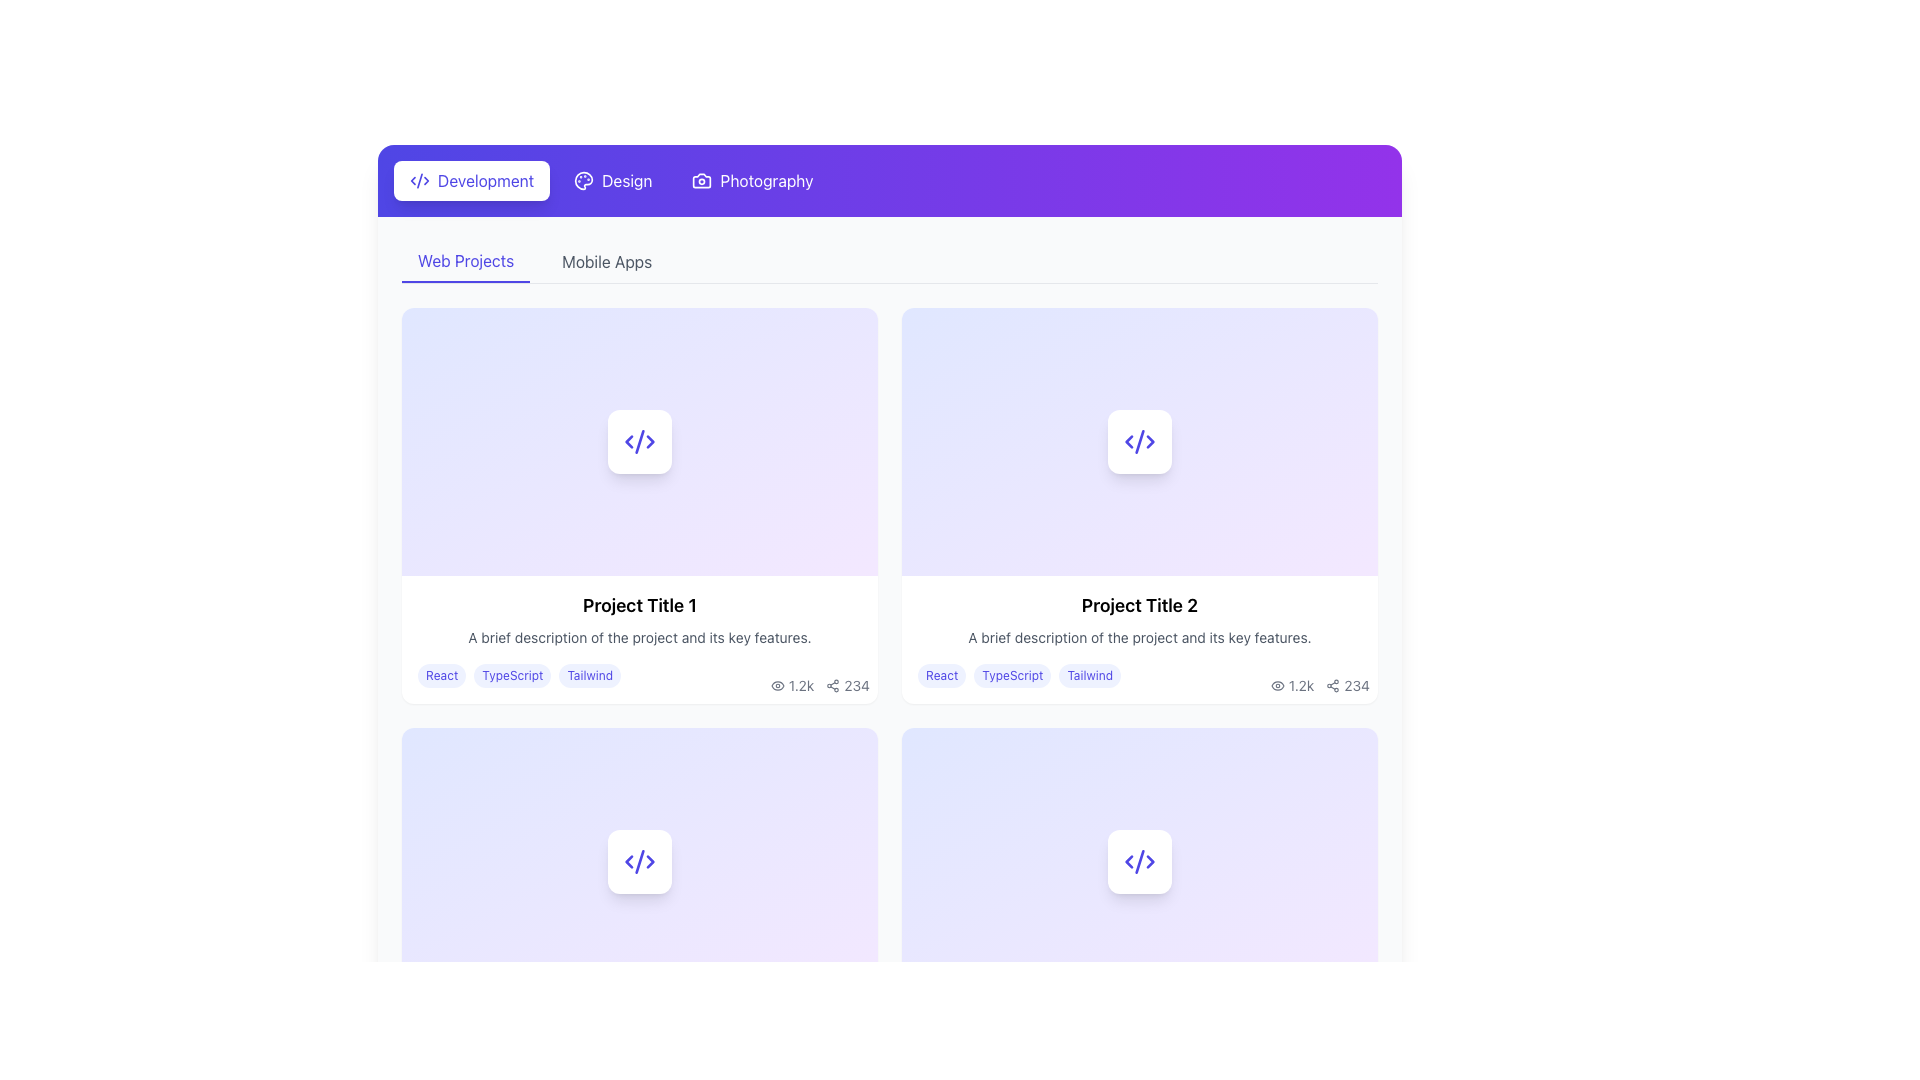 This screenshot has height=1080, width=1920. Describe the element at coordinates (638, 860) in the screenshot. I see `the visual representation of the XML code tags icon, which is styled with a purple color scheme and presented within a white, rounded square background, located in the bottom-left card of a grid of four cards` at that location.